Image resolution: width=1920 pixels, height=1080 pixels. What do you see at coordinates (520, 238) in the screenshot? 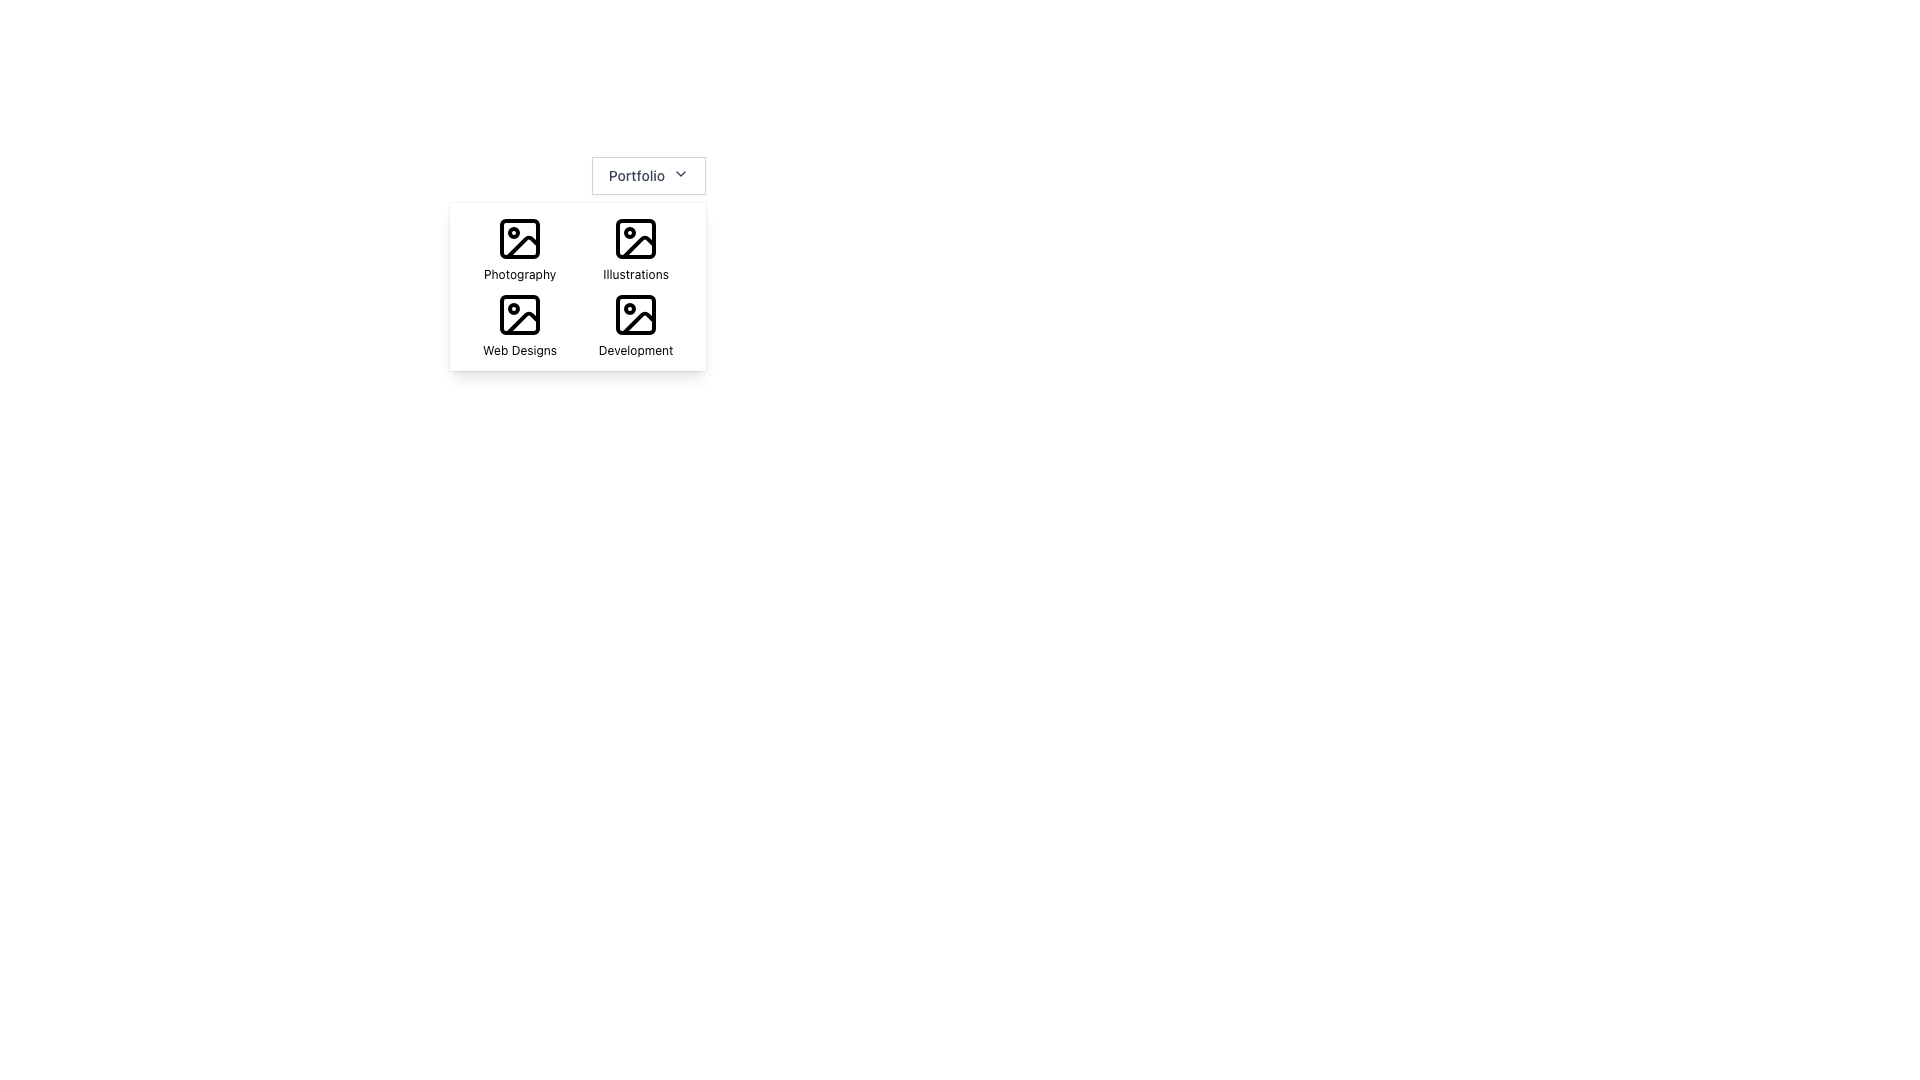
I see `the Icon displaying a photographic scene` at bounding box center [520, 238].